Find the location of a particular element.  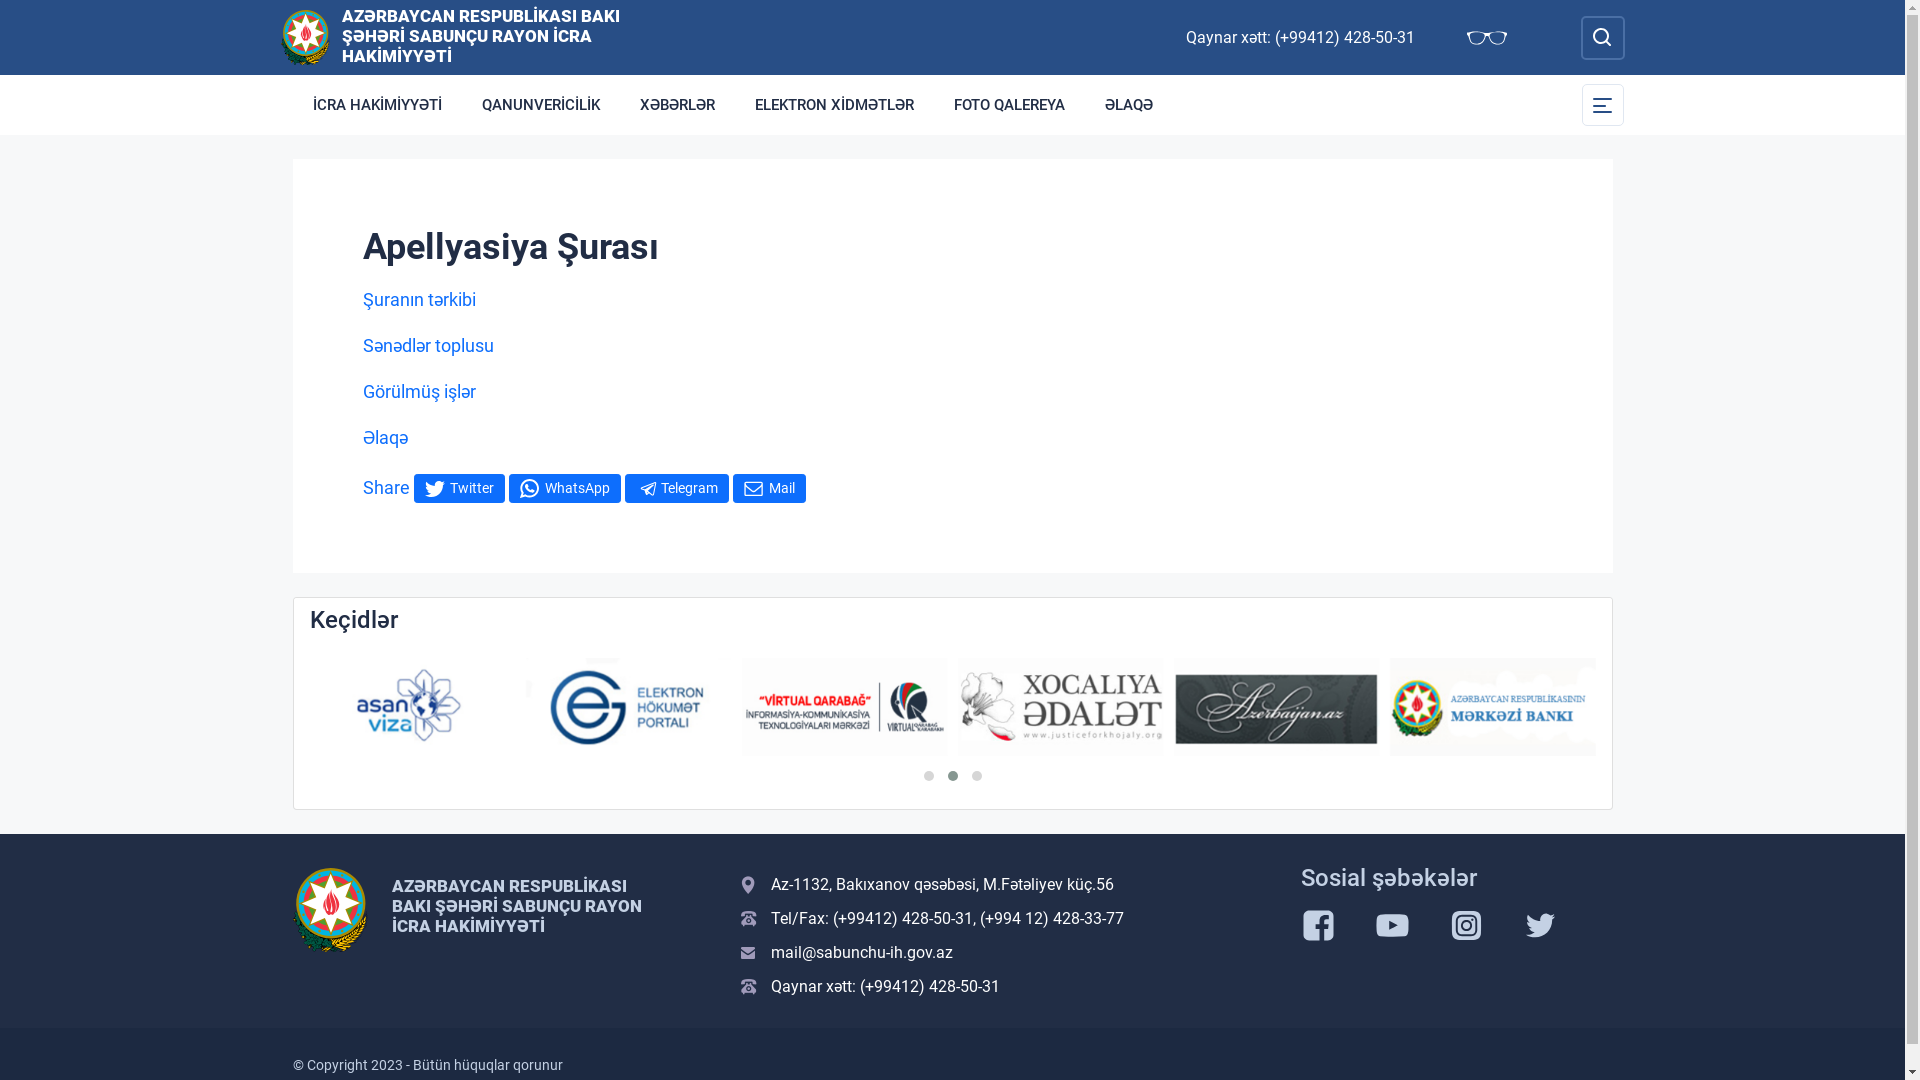

'FOTO QALEREYA' is located at coordinates (1009, 104).